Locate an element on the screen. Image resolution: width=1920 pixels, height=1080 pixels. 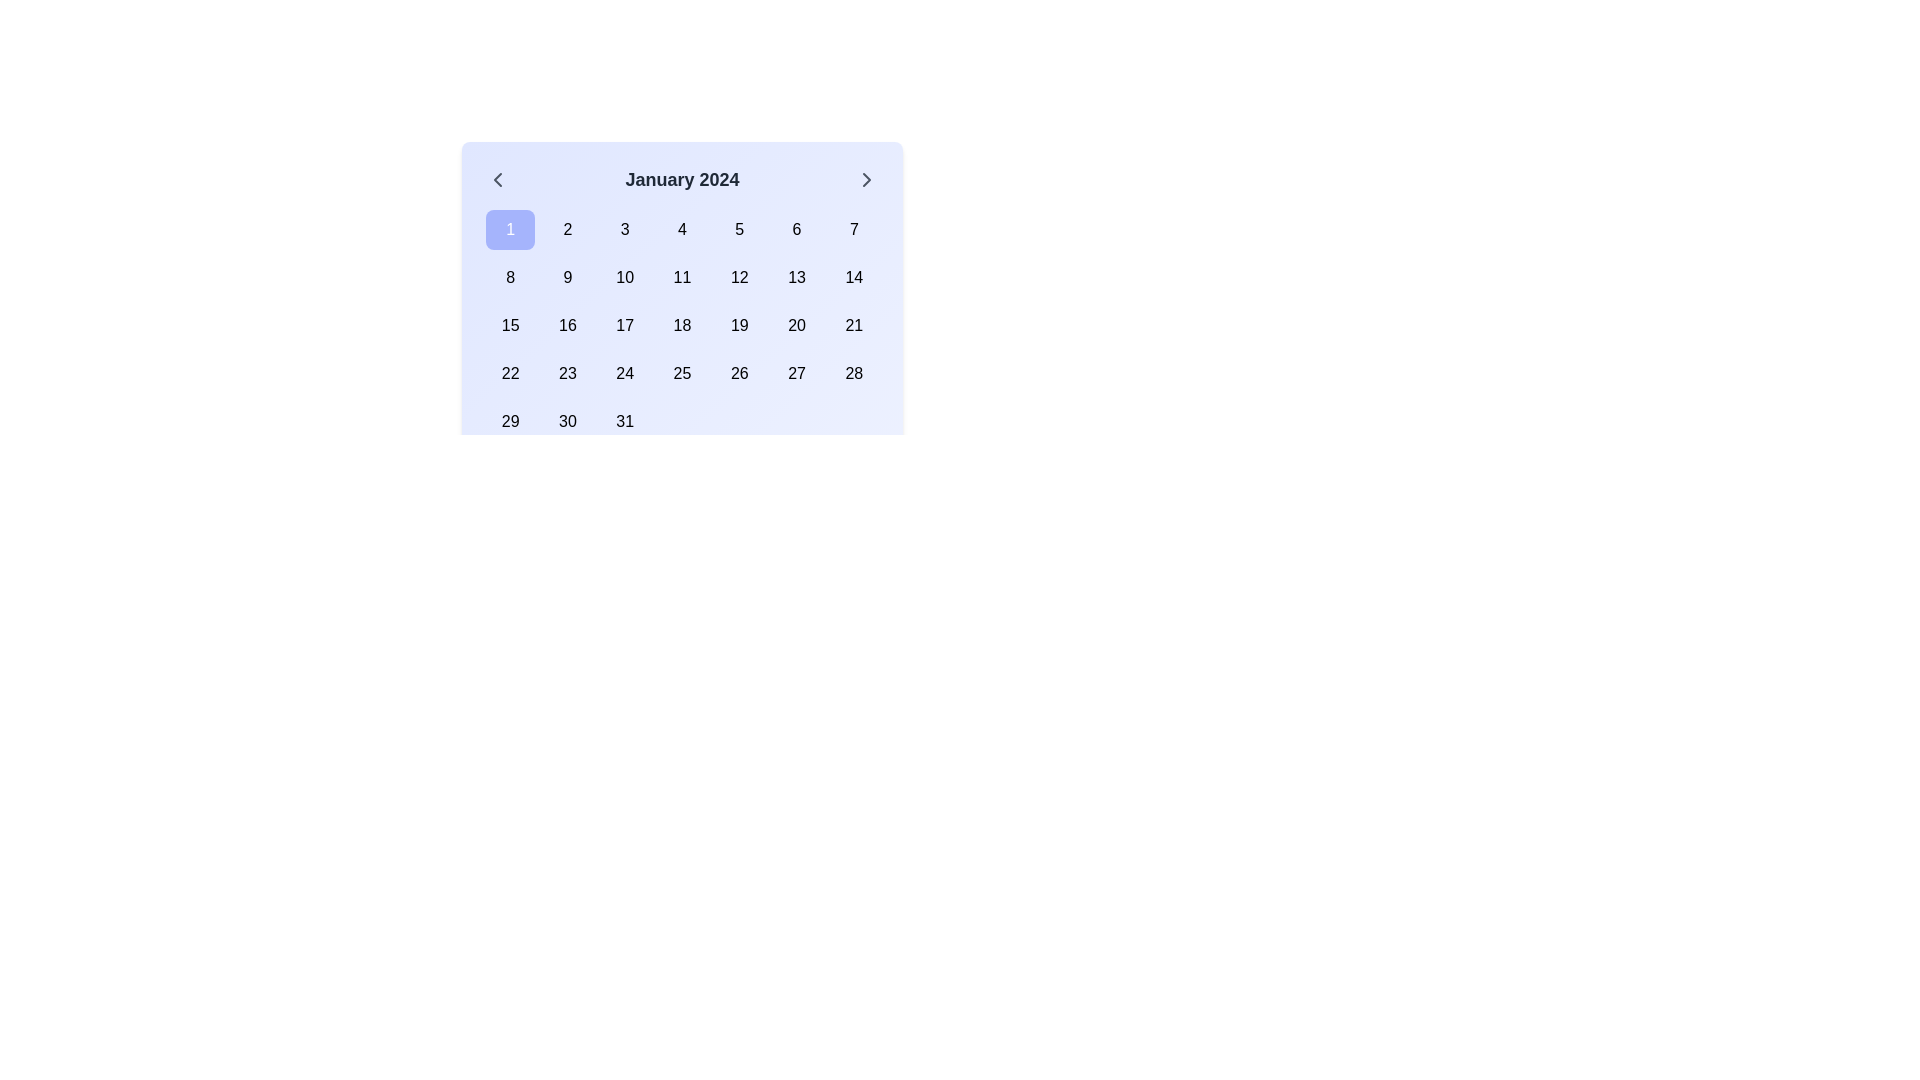
the button displaying '25' with a light blue background and rounded corners for keyboard interaction is located at coordinates (682, 374).